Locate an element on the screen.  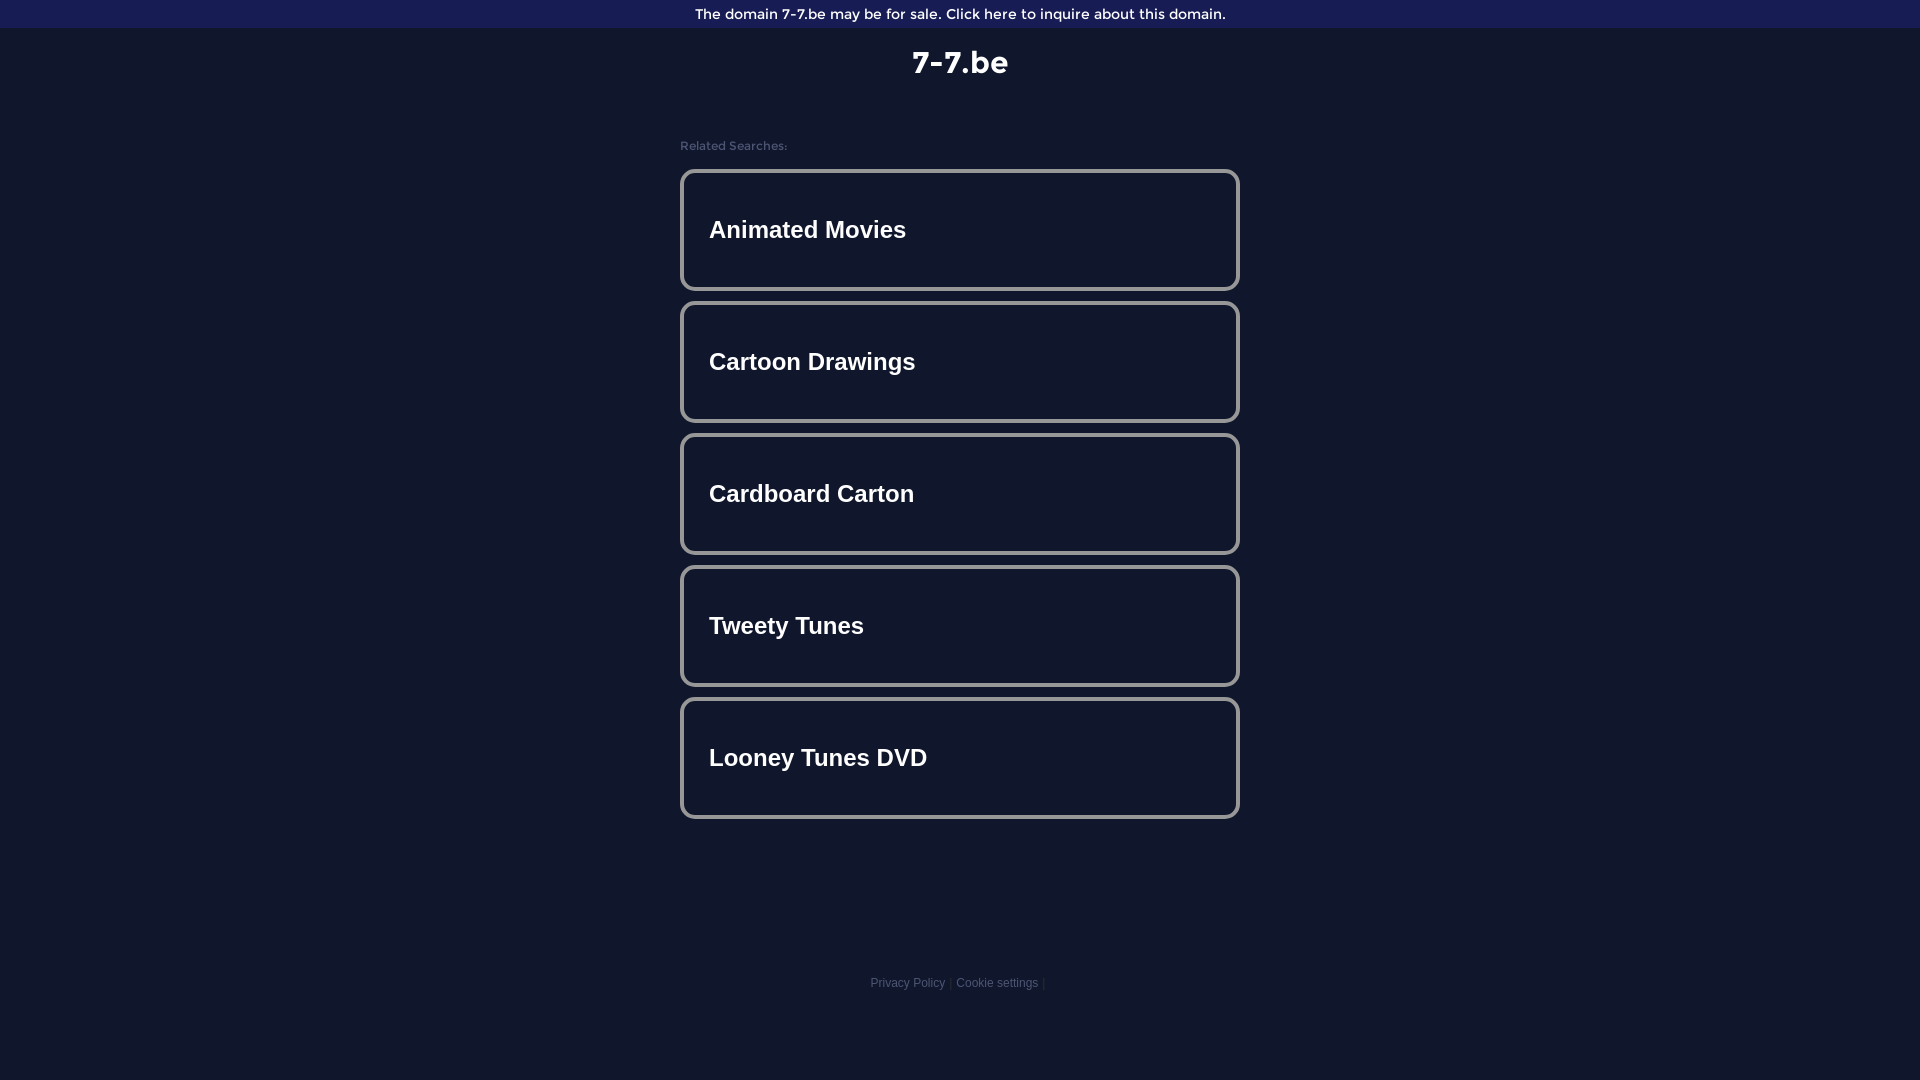
'Tweety Tunes' is located at coordinates (960, 624).